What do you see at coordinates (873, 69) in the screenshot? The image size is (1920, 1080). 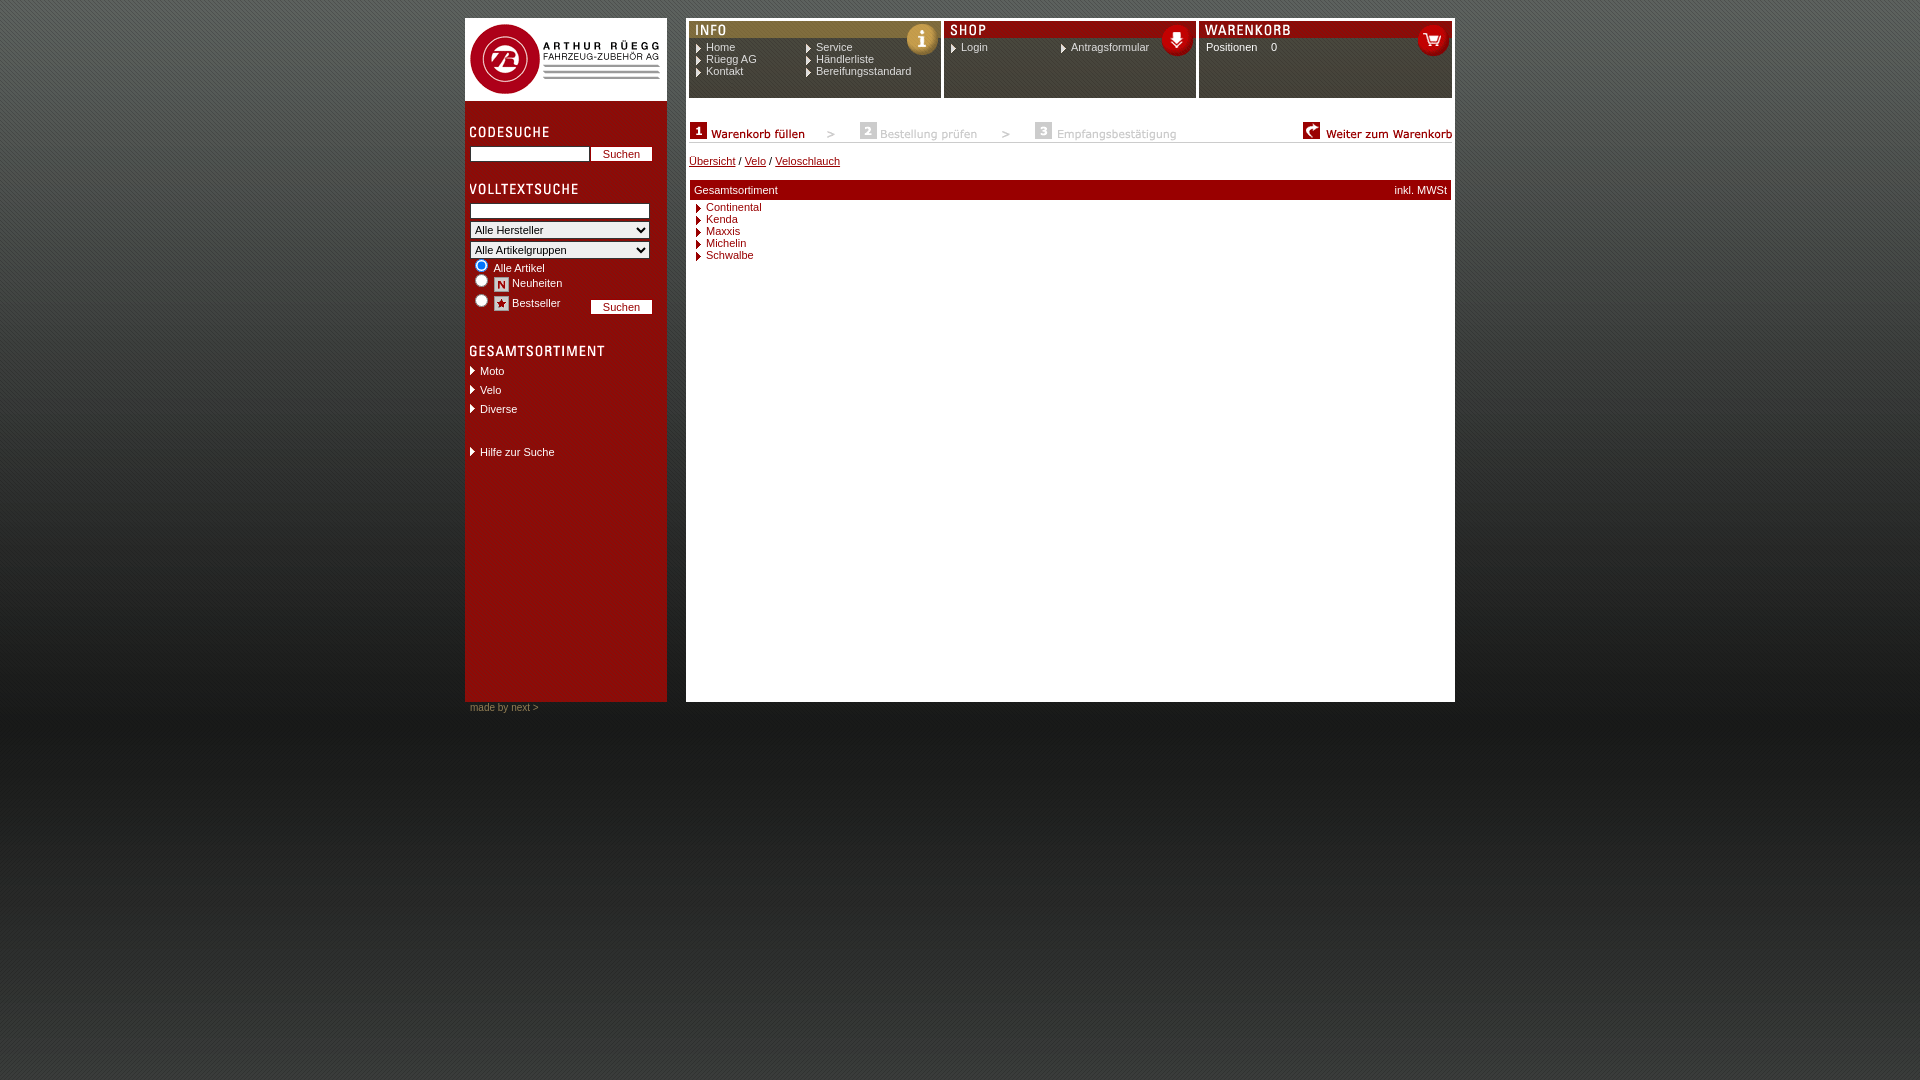 I see `'Bereifungsstandard'` at bounding box center [873, 69].